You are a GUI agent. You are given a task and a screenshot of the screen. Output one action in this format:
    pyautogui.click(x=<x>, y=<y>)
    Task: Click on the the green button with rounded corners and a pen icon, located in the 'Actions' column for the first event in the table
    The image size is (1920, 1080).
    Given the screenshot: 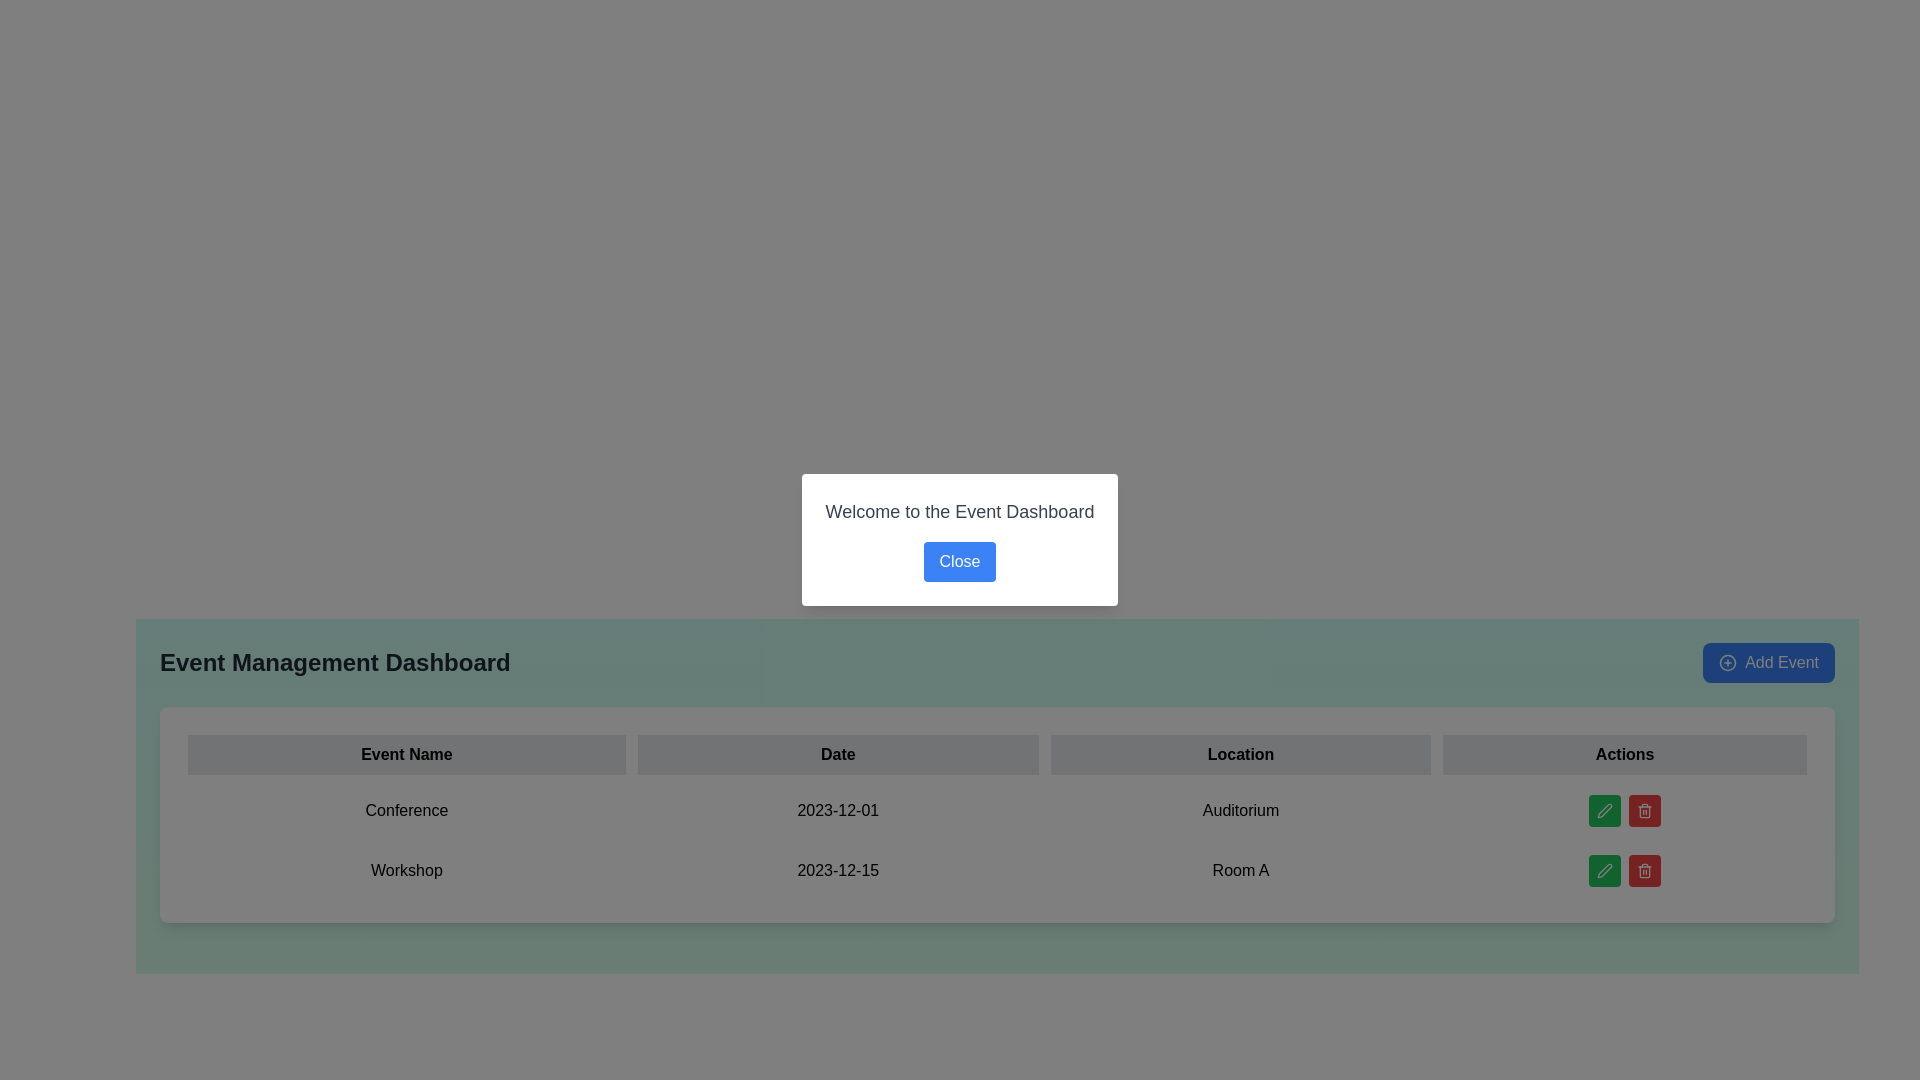 What is the action you would take?
    pyautogui.click(x=1605, y=810)
    